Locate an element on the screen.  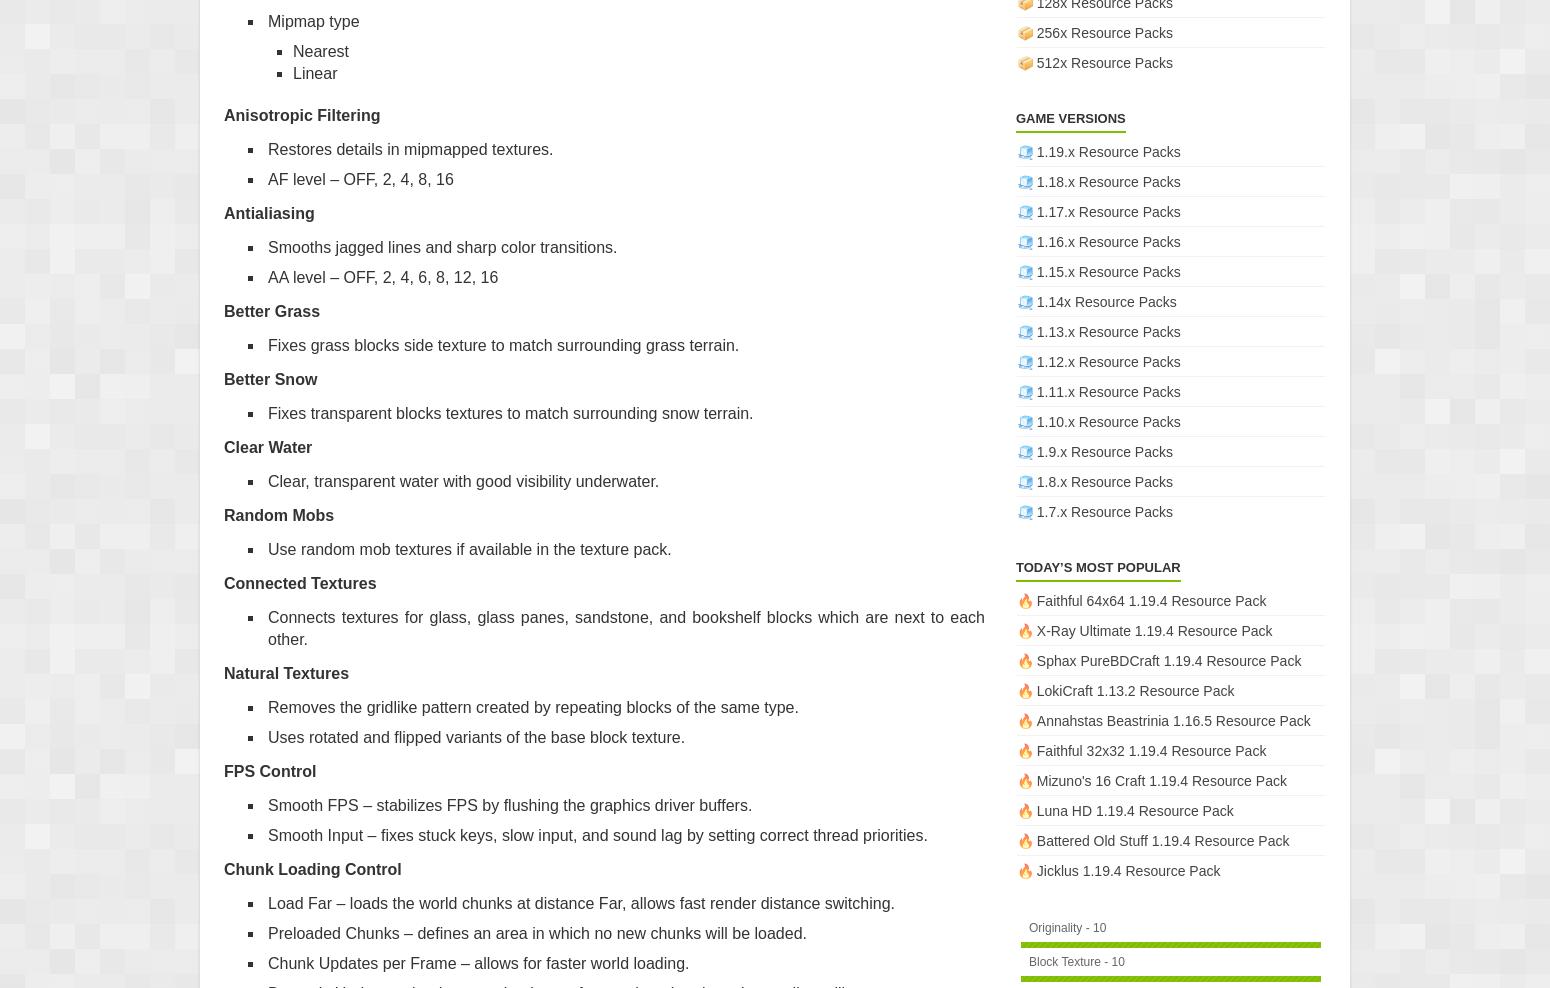
'FPS Control' is located at coordinates (270, 769).